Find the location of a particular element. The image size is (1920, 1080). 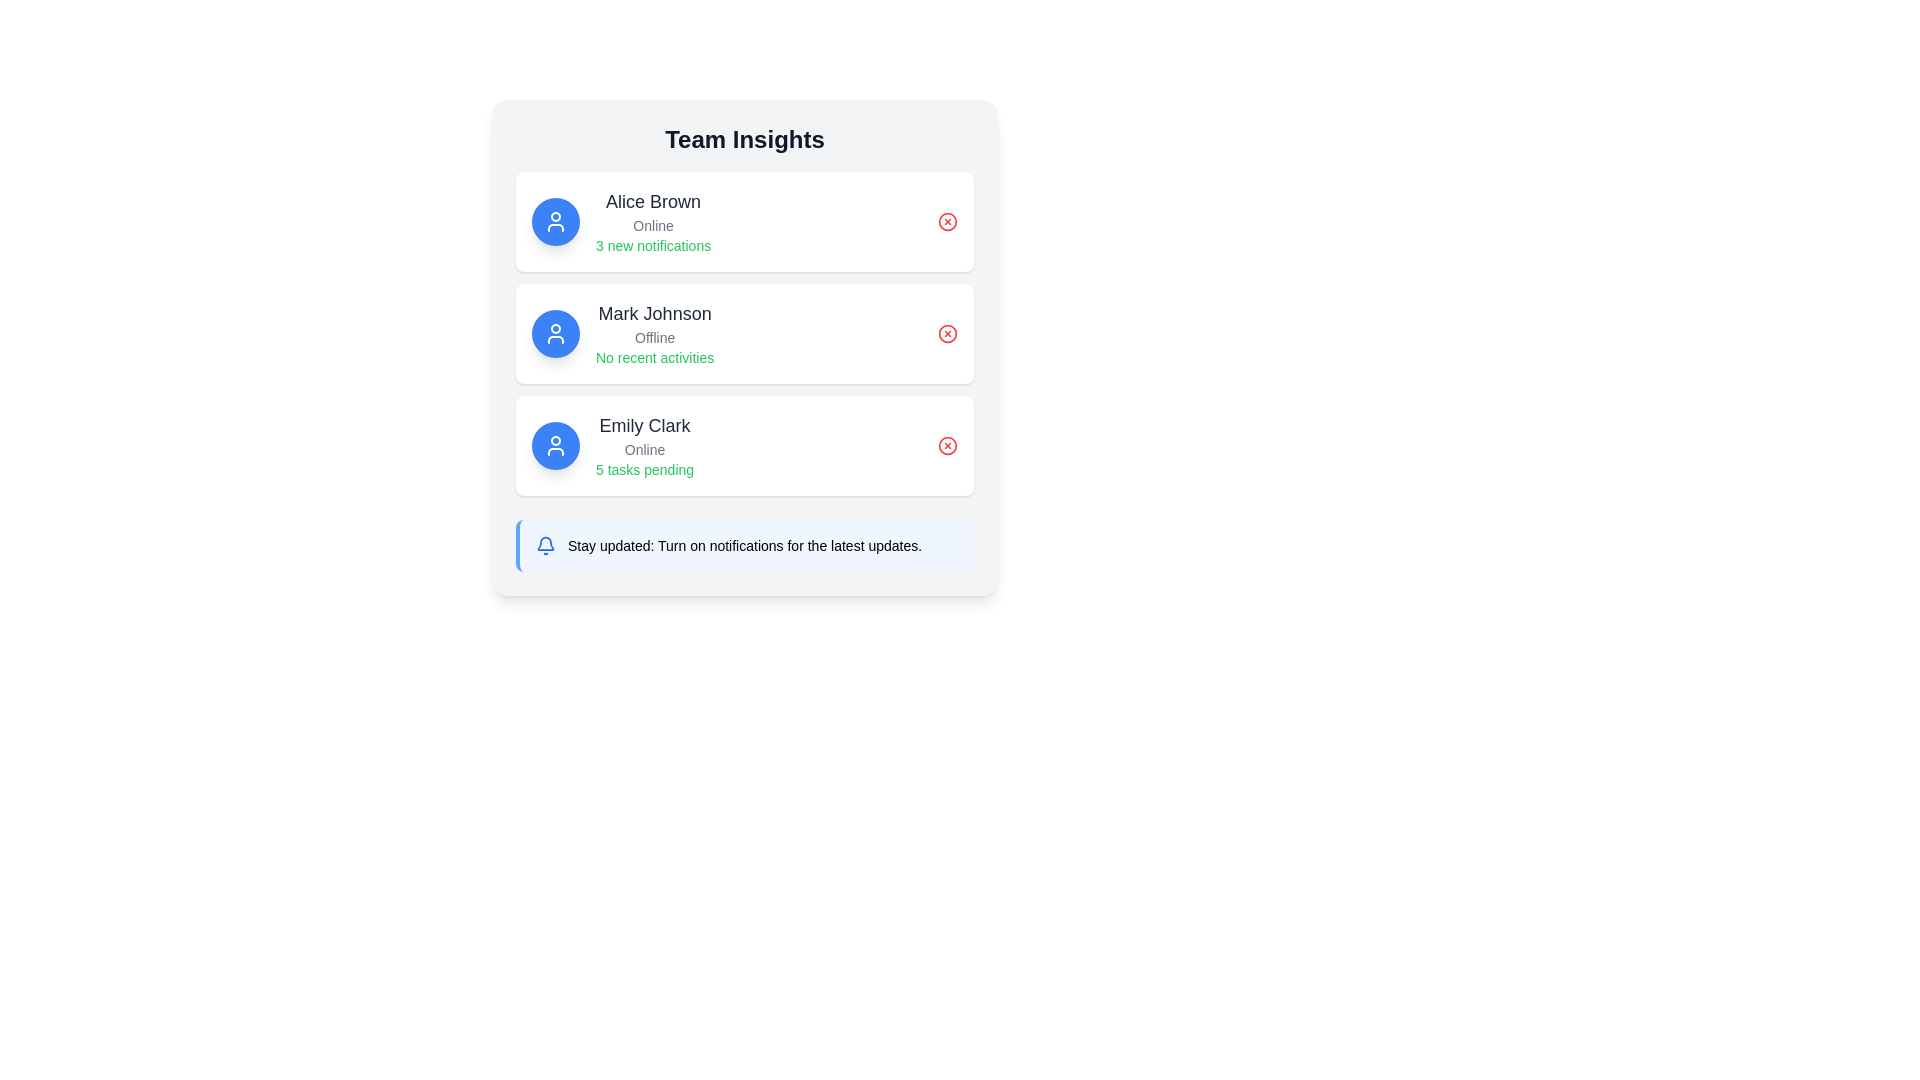

the user icon representing 'Emily Clark', which is a circular figure in a blue background is located at coordinates (556, 445).